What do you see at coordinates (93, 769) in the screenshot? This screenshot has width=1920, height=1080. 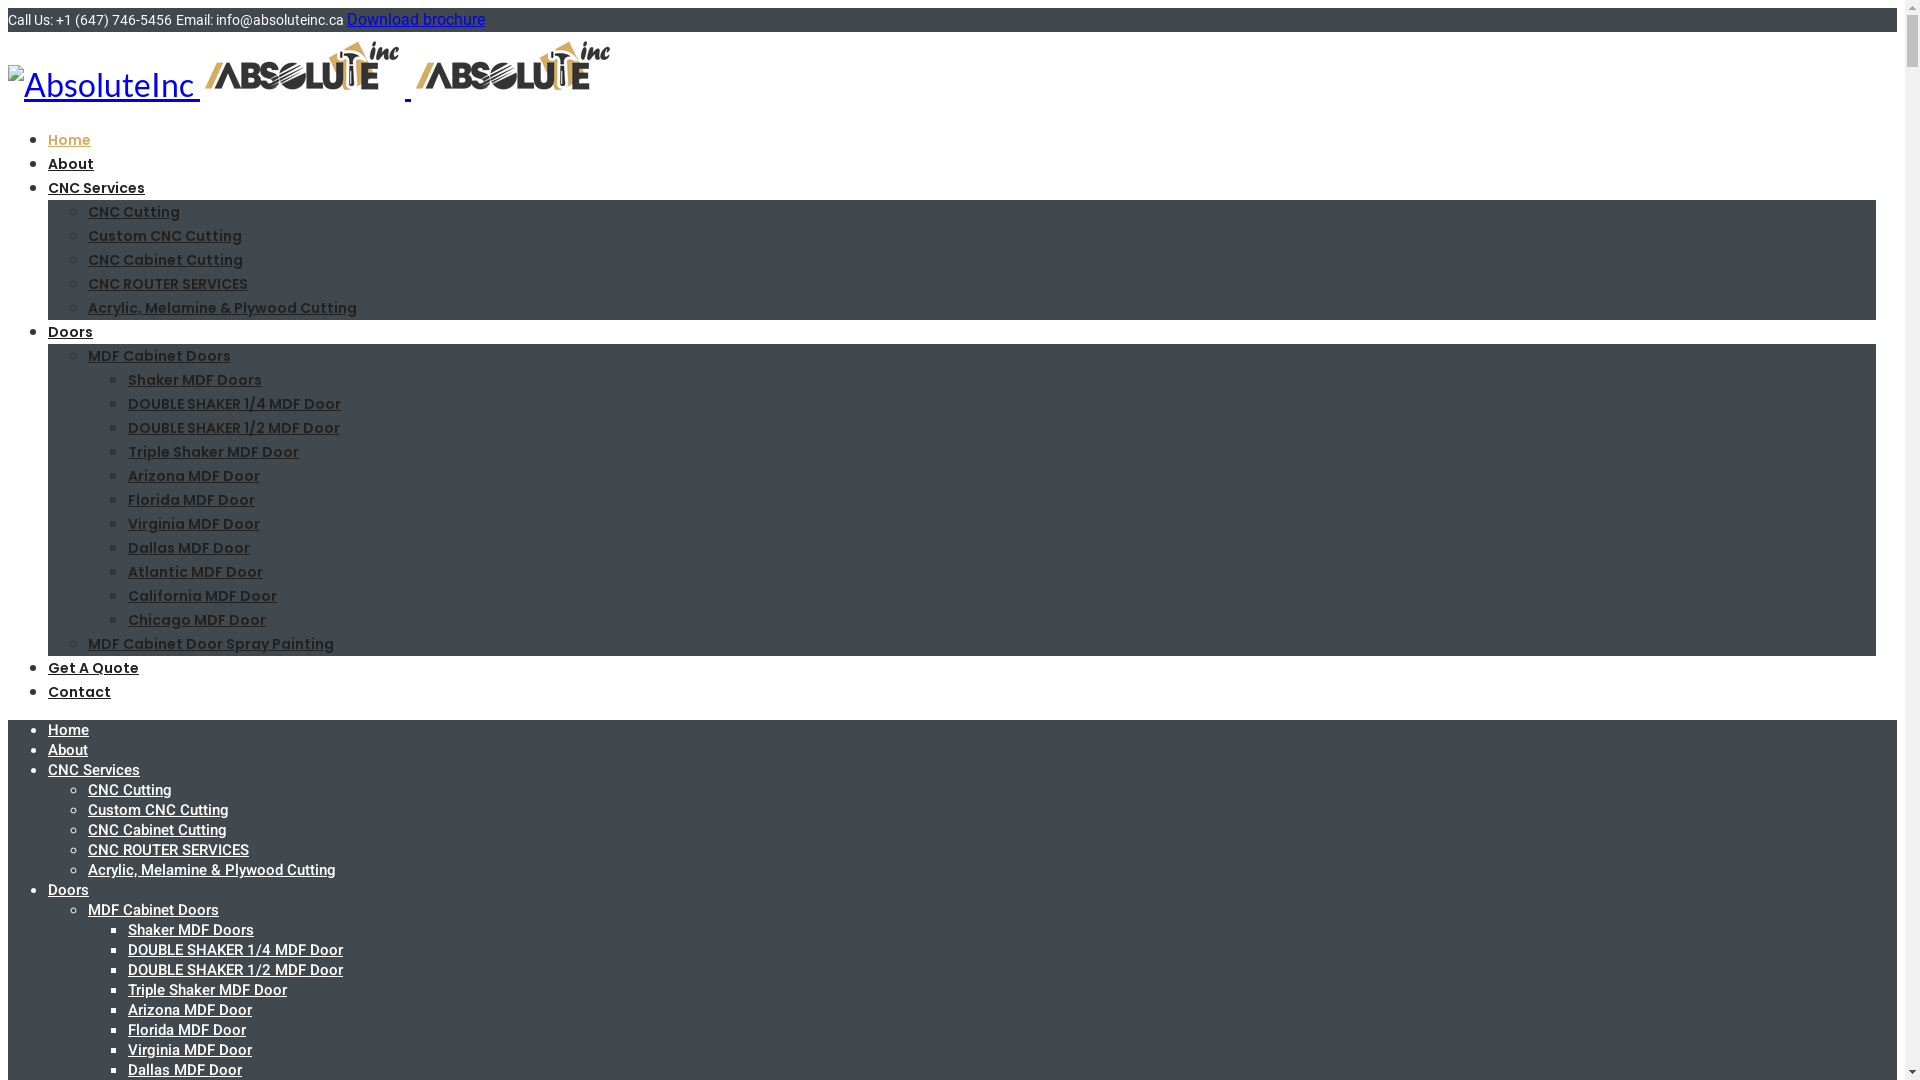 I see `'CNC Services'` at bounding box center [93, 769].